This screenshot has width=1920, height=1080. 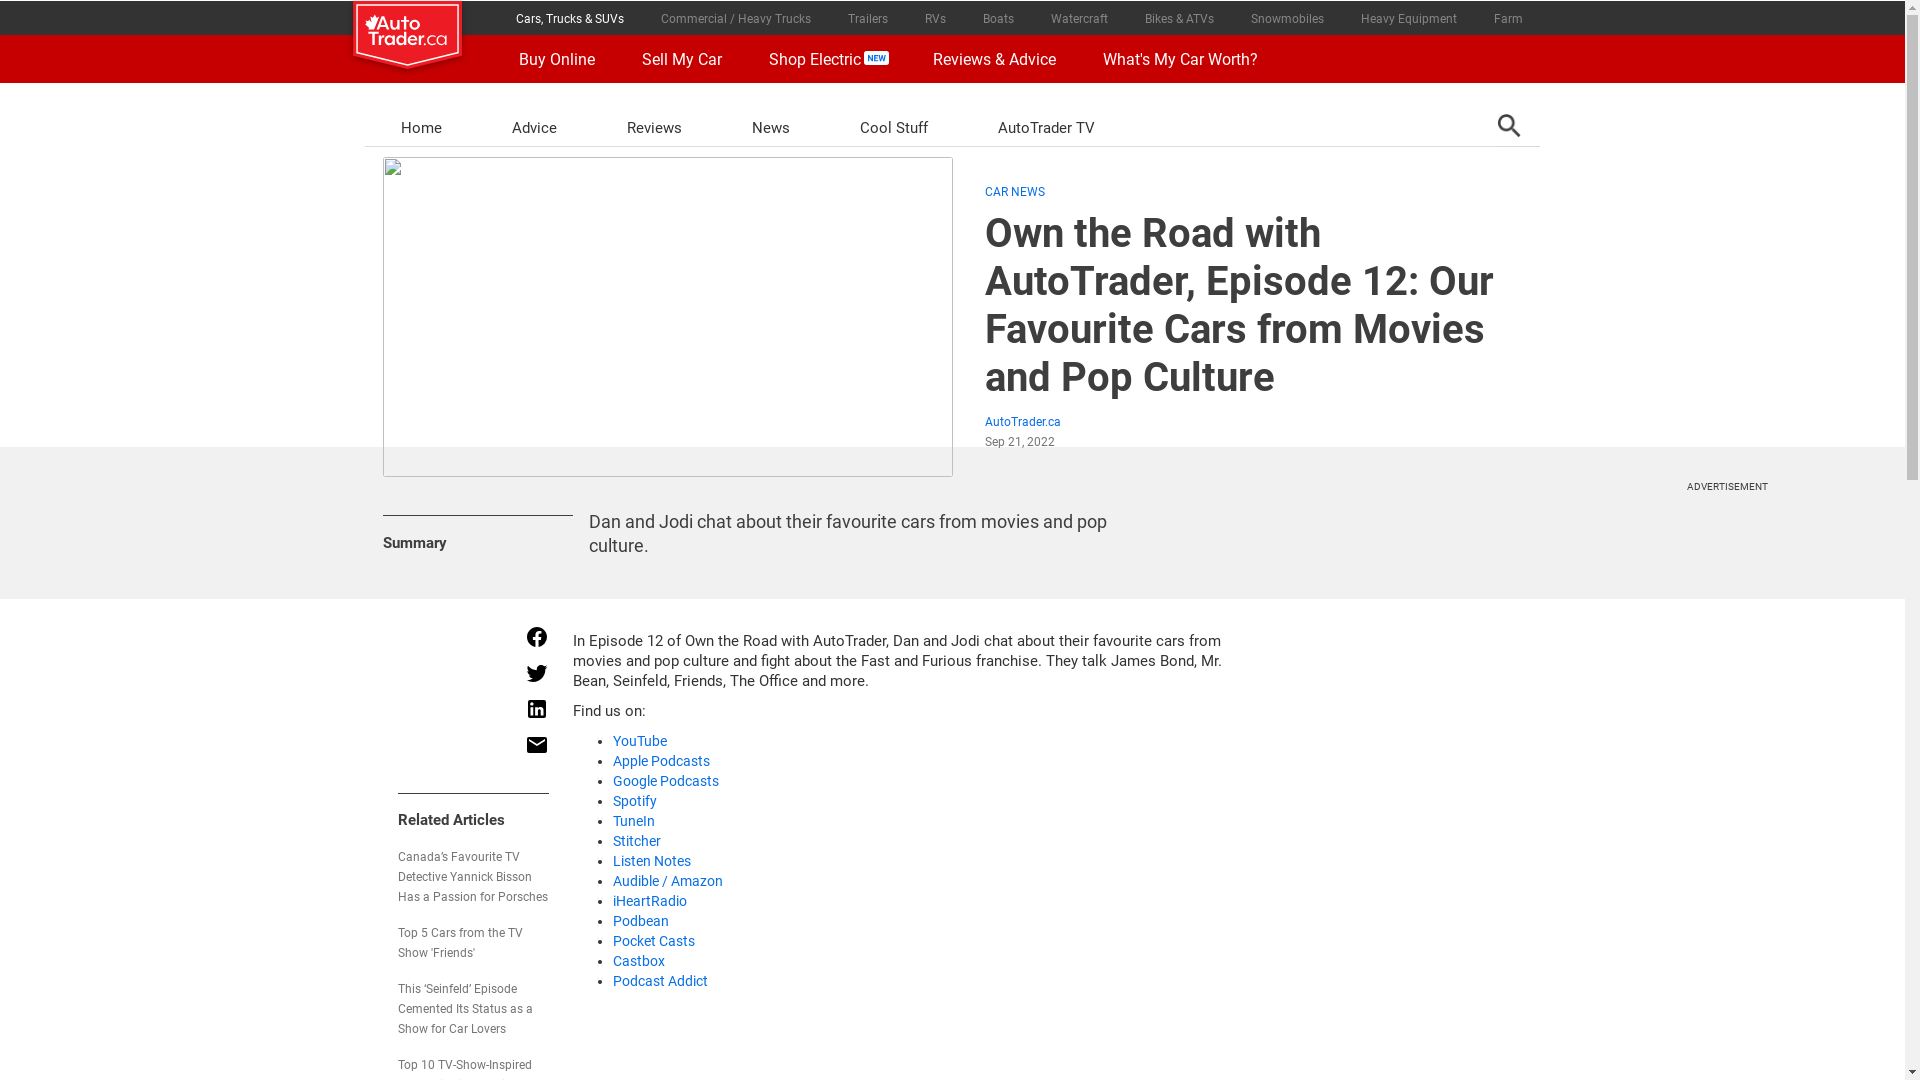 I want to click on 'Reviews & Advice', so click(x=987, y=56).